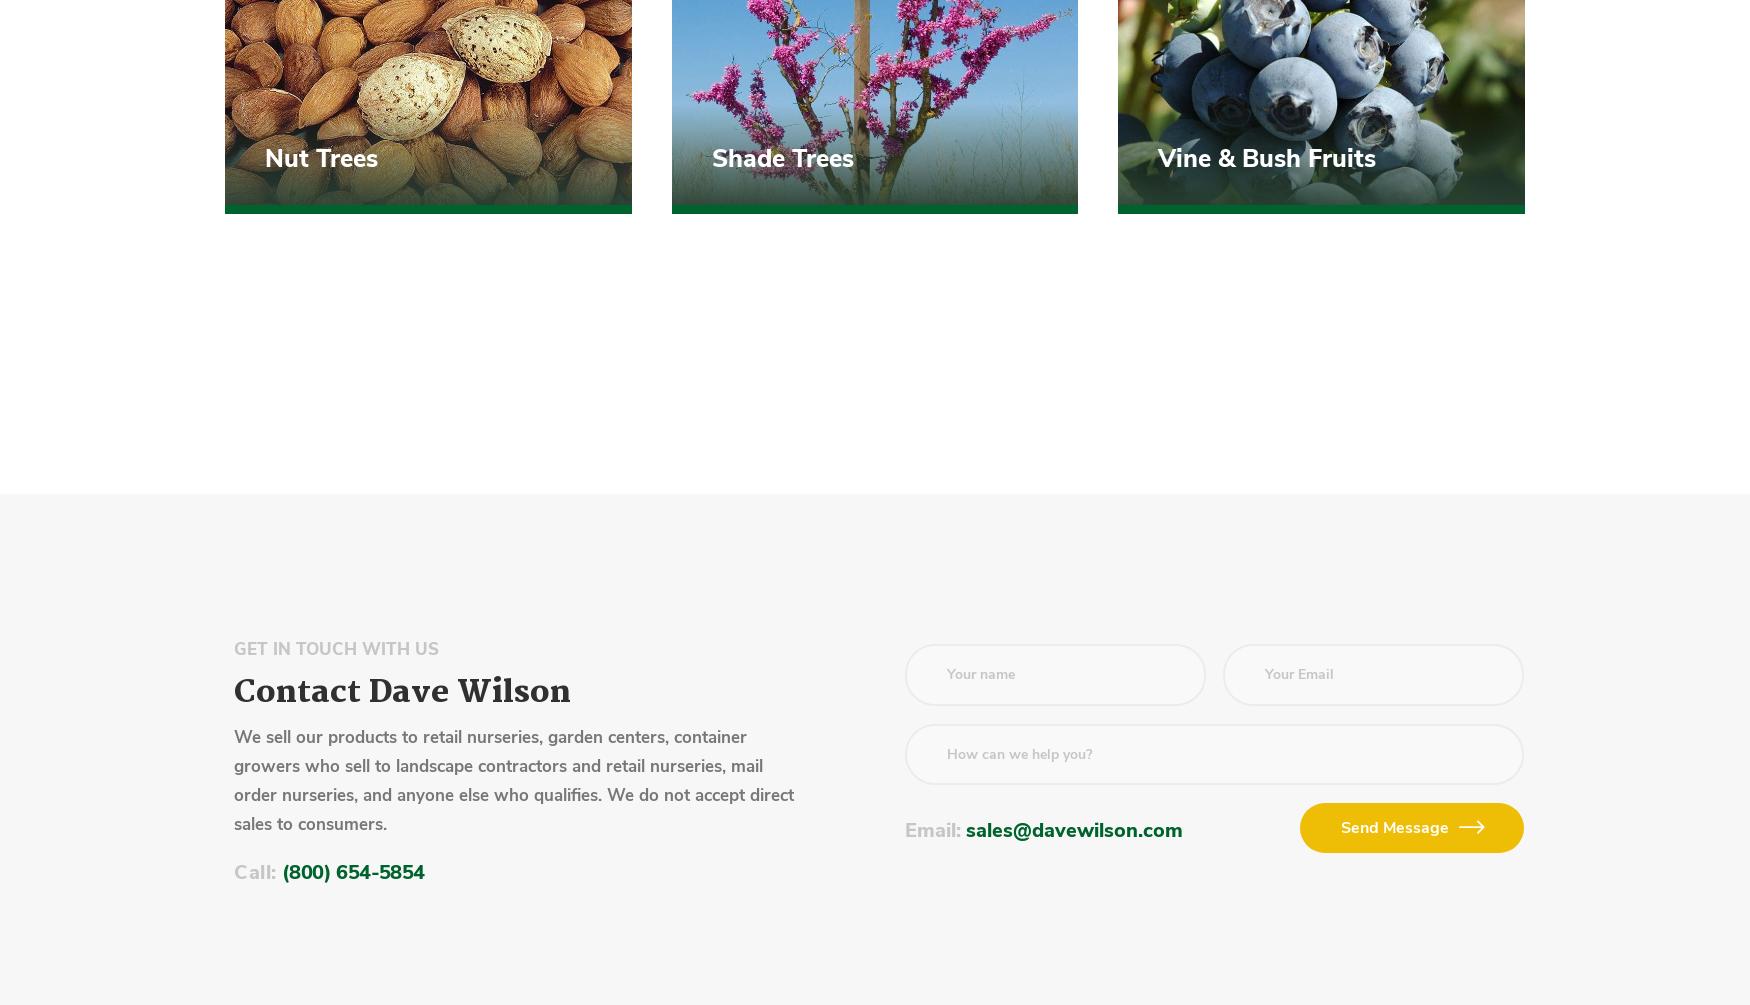  I want to click on 'PO Box 429', so click(322, 282).